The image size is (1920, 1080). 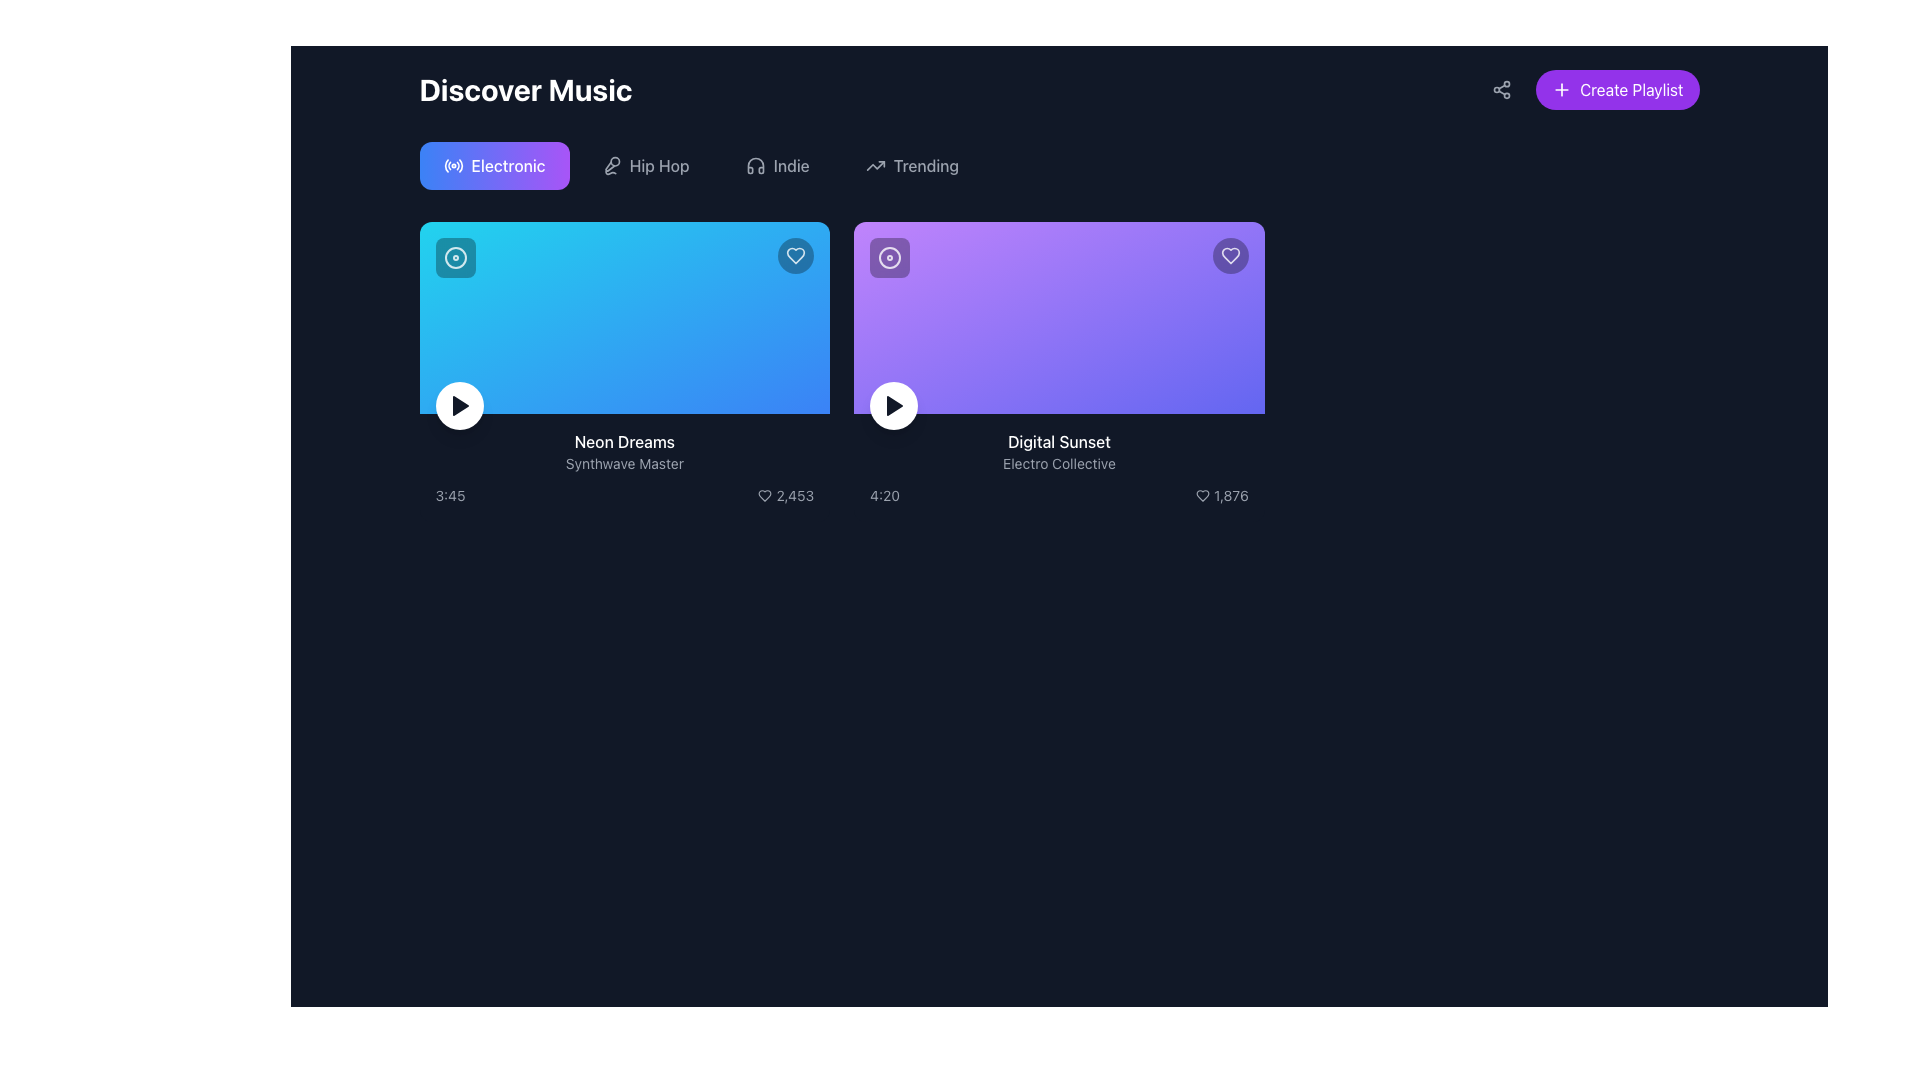 I want to click on the icon within the 'Create Playlist' button, which is located to the left of the 'Create Playlist' text, so click(x=1561, y=88).